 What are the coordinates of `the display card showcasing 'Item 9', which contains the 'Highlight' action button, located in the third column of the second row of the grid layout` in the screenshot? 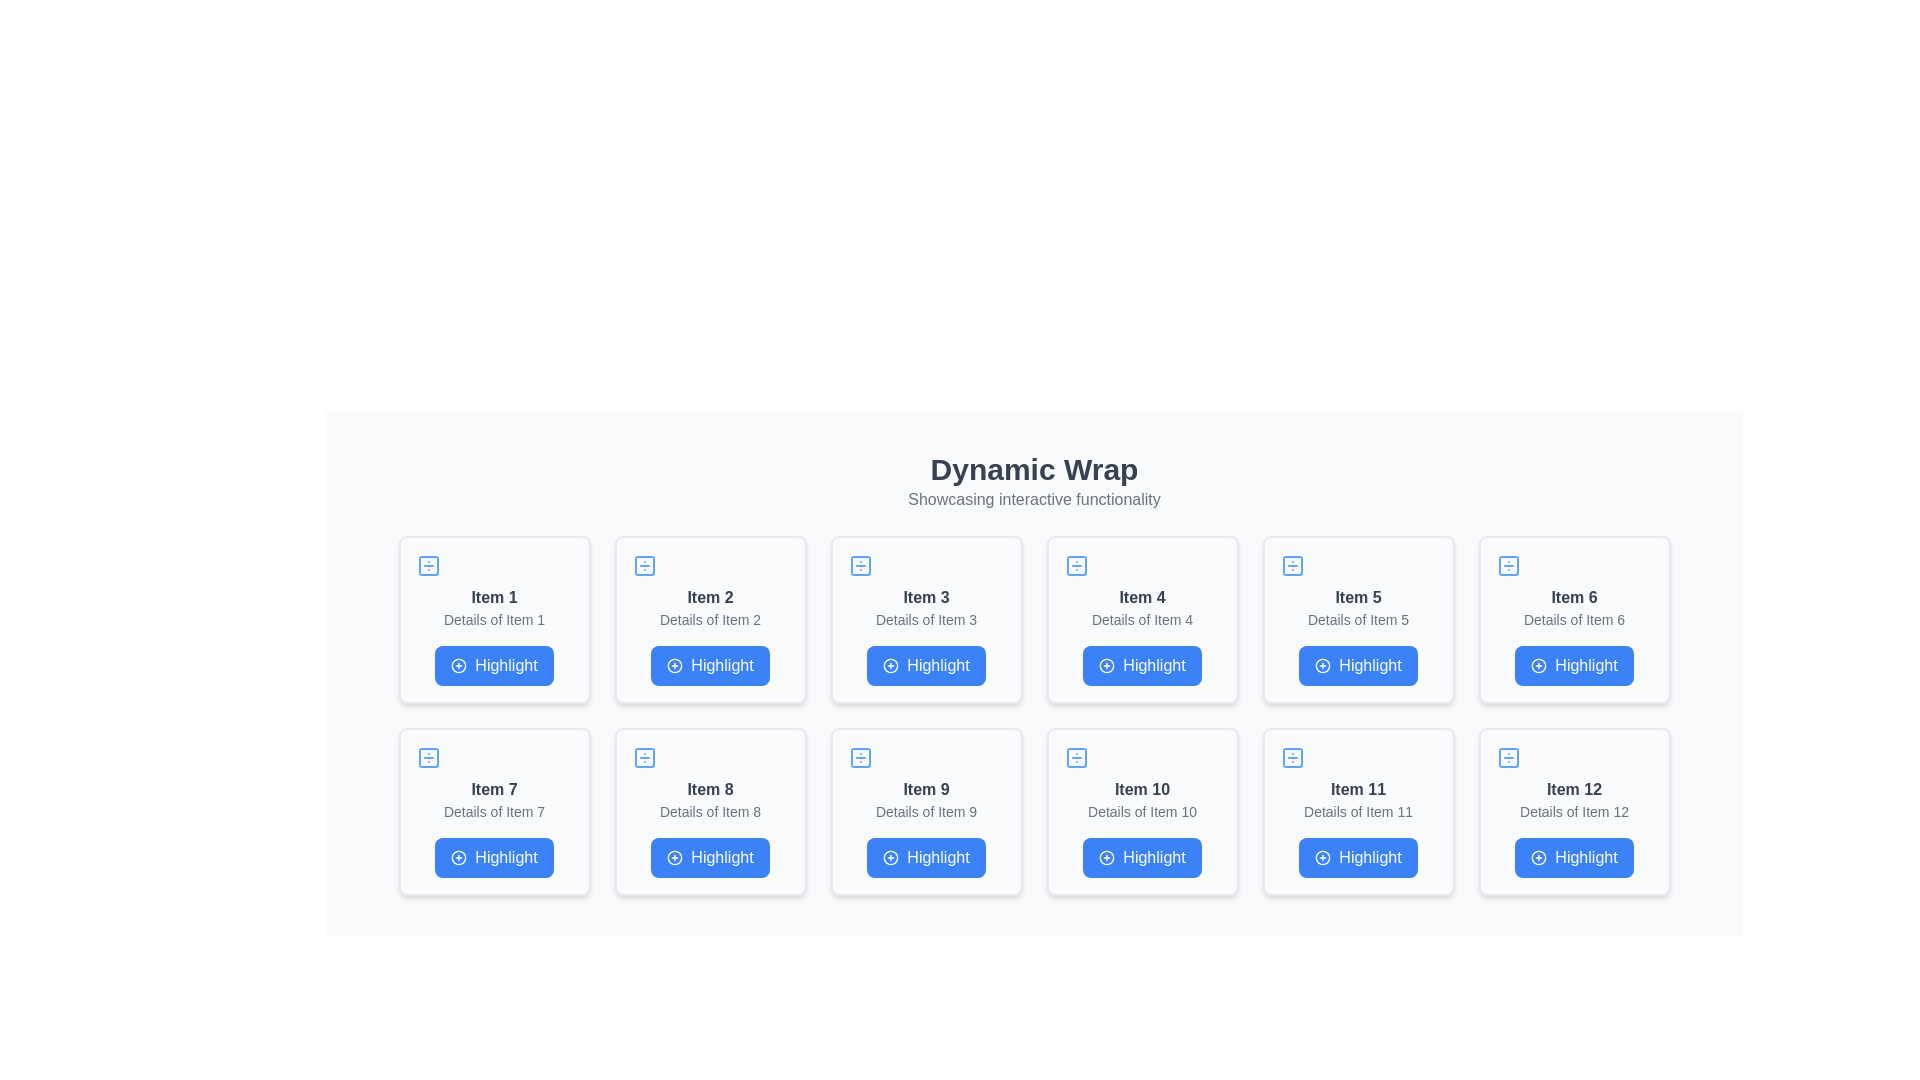 It's located at (925, 812).